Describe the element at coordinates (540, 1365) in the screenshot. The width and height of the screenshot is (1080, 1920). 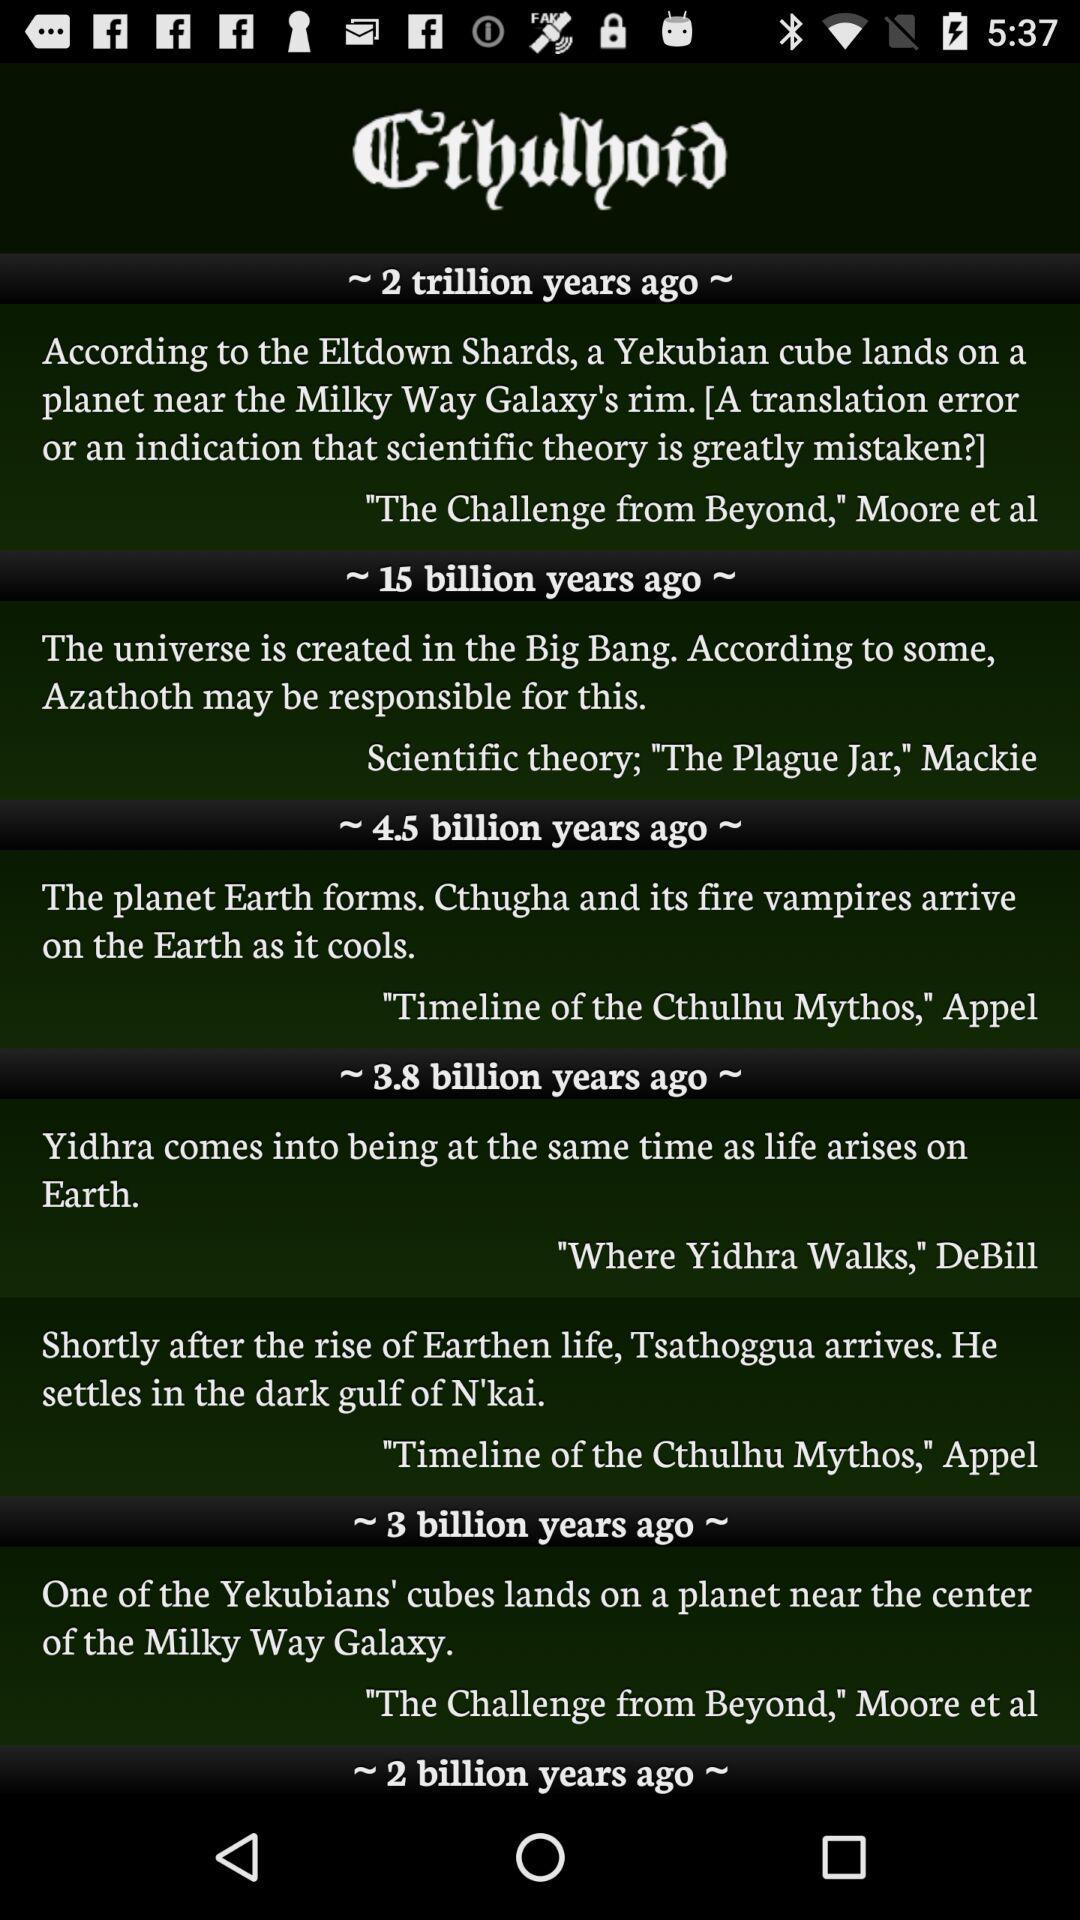
I see `icon below where yidhra walks icon` at that location.